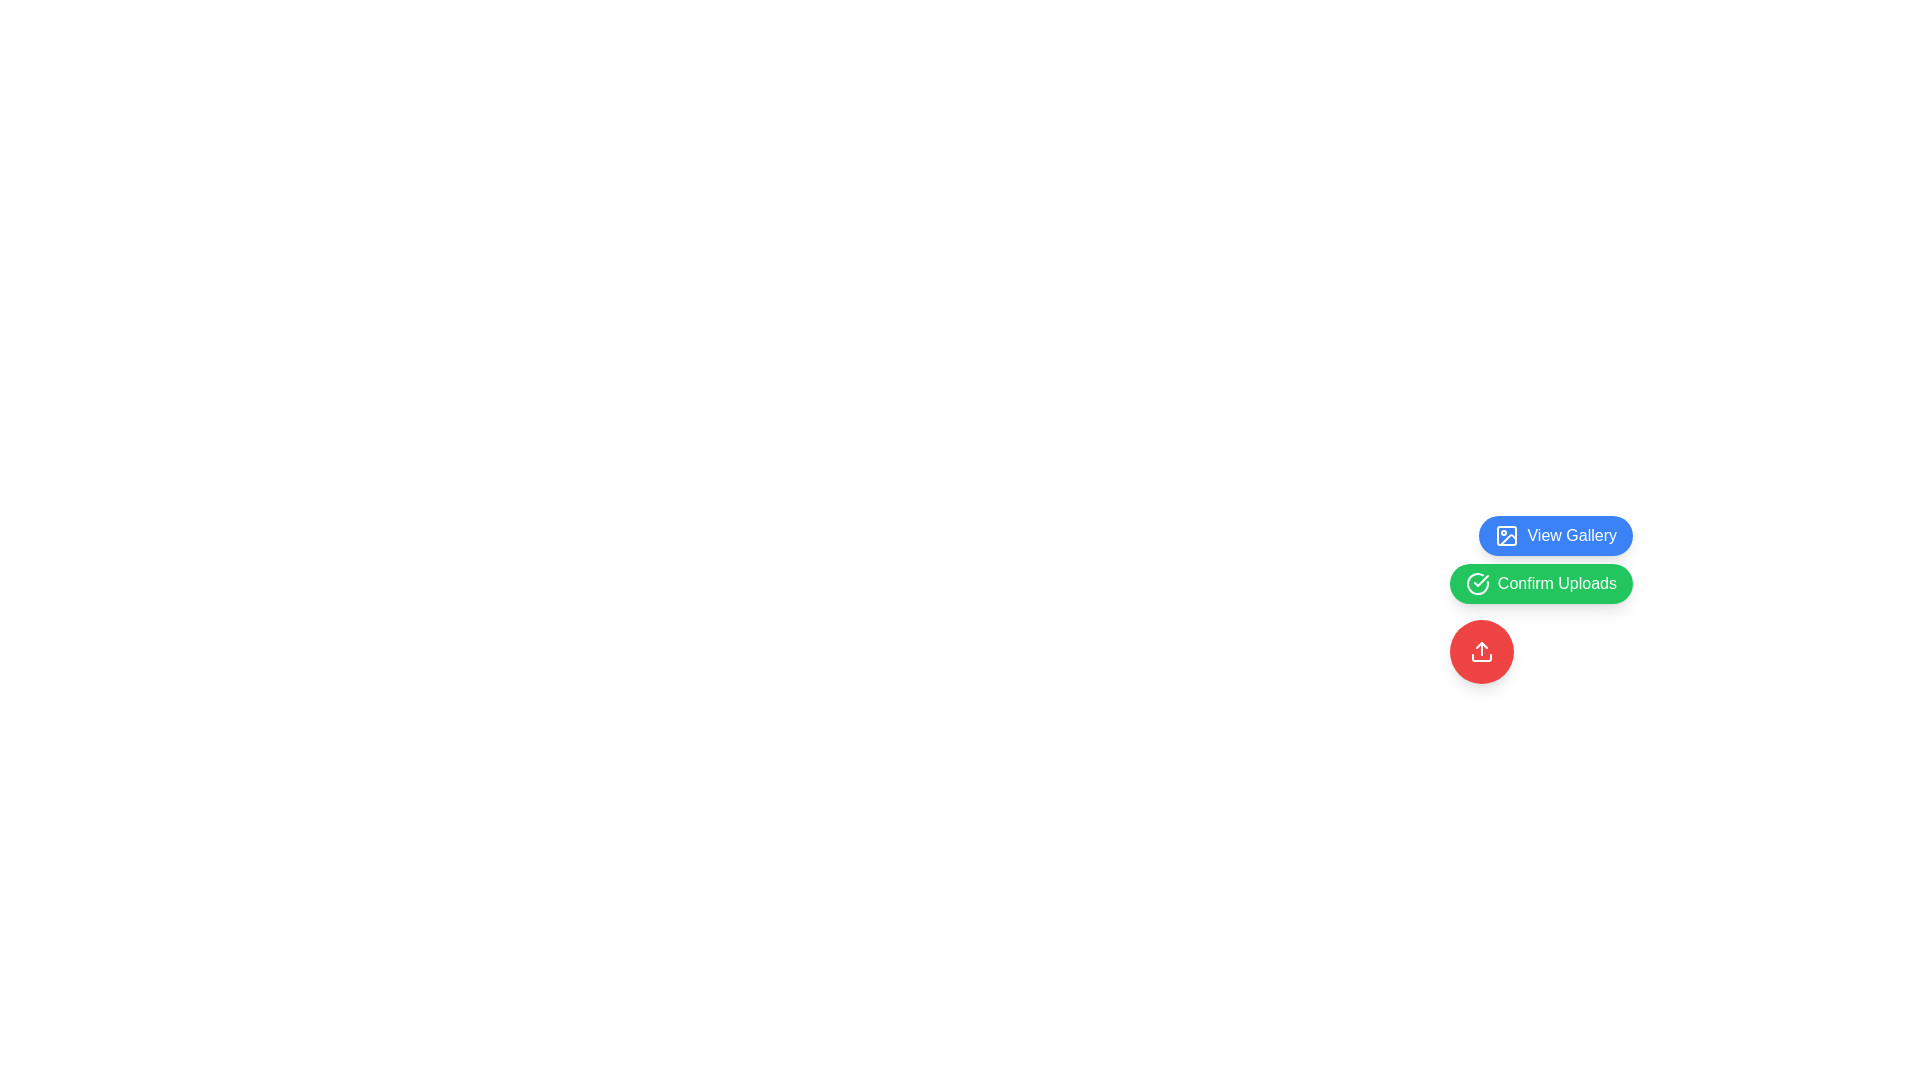  I want to click on the green 'Confirm Uploads' button located in the bottom-right corner of the interface, so click(1540, 599).